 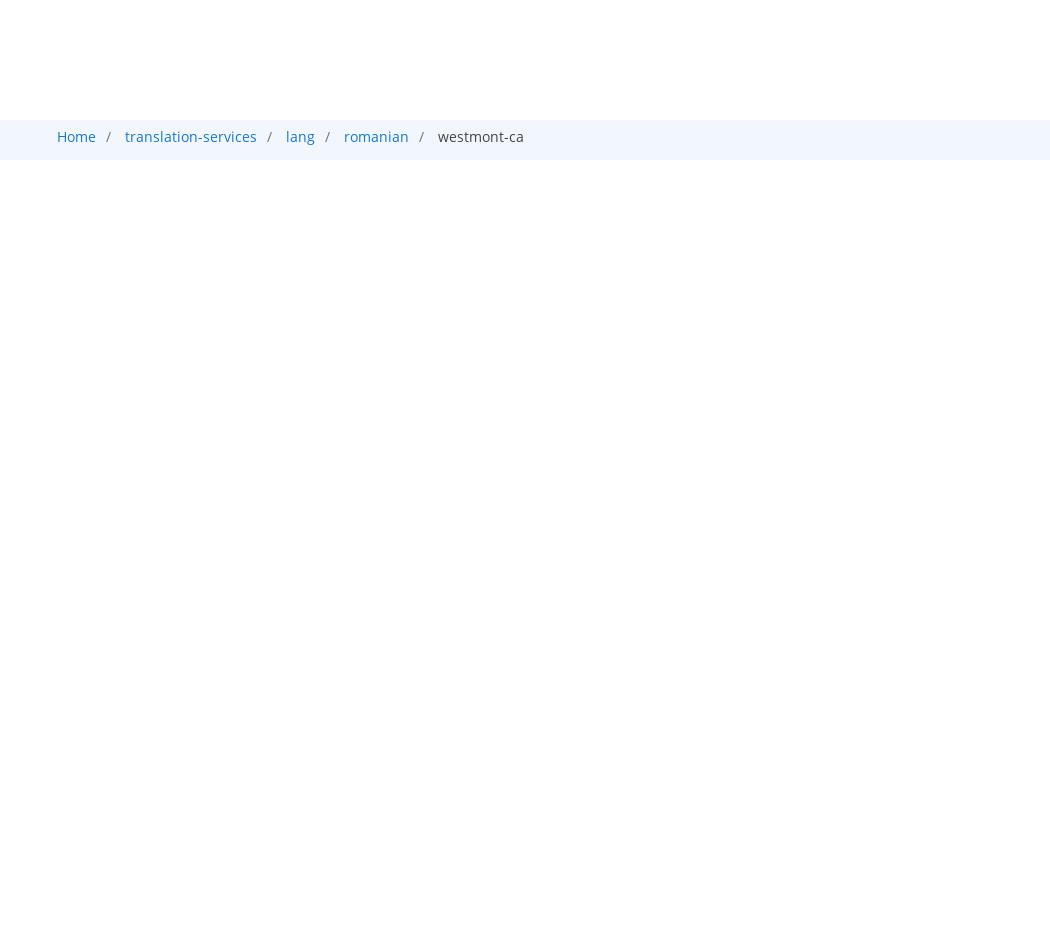 I want to click on 'Translation', so click(x=598, y=166).